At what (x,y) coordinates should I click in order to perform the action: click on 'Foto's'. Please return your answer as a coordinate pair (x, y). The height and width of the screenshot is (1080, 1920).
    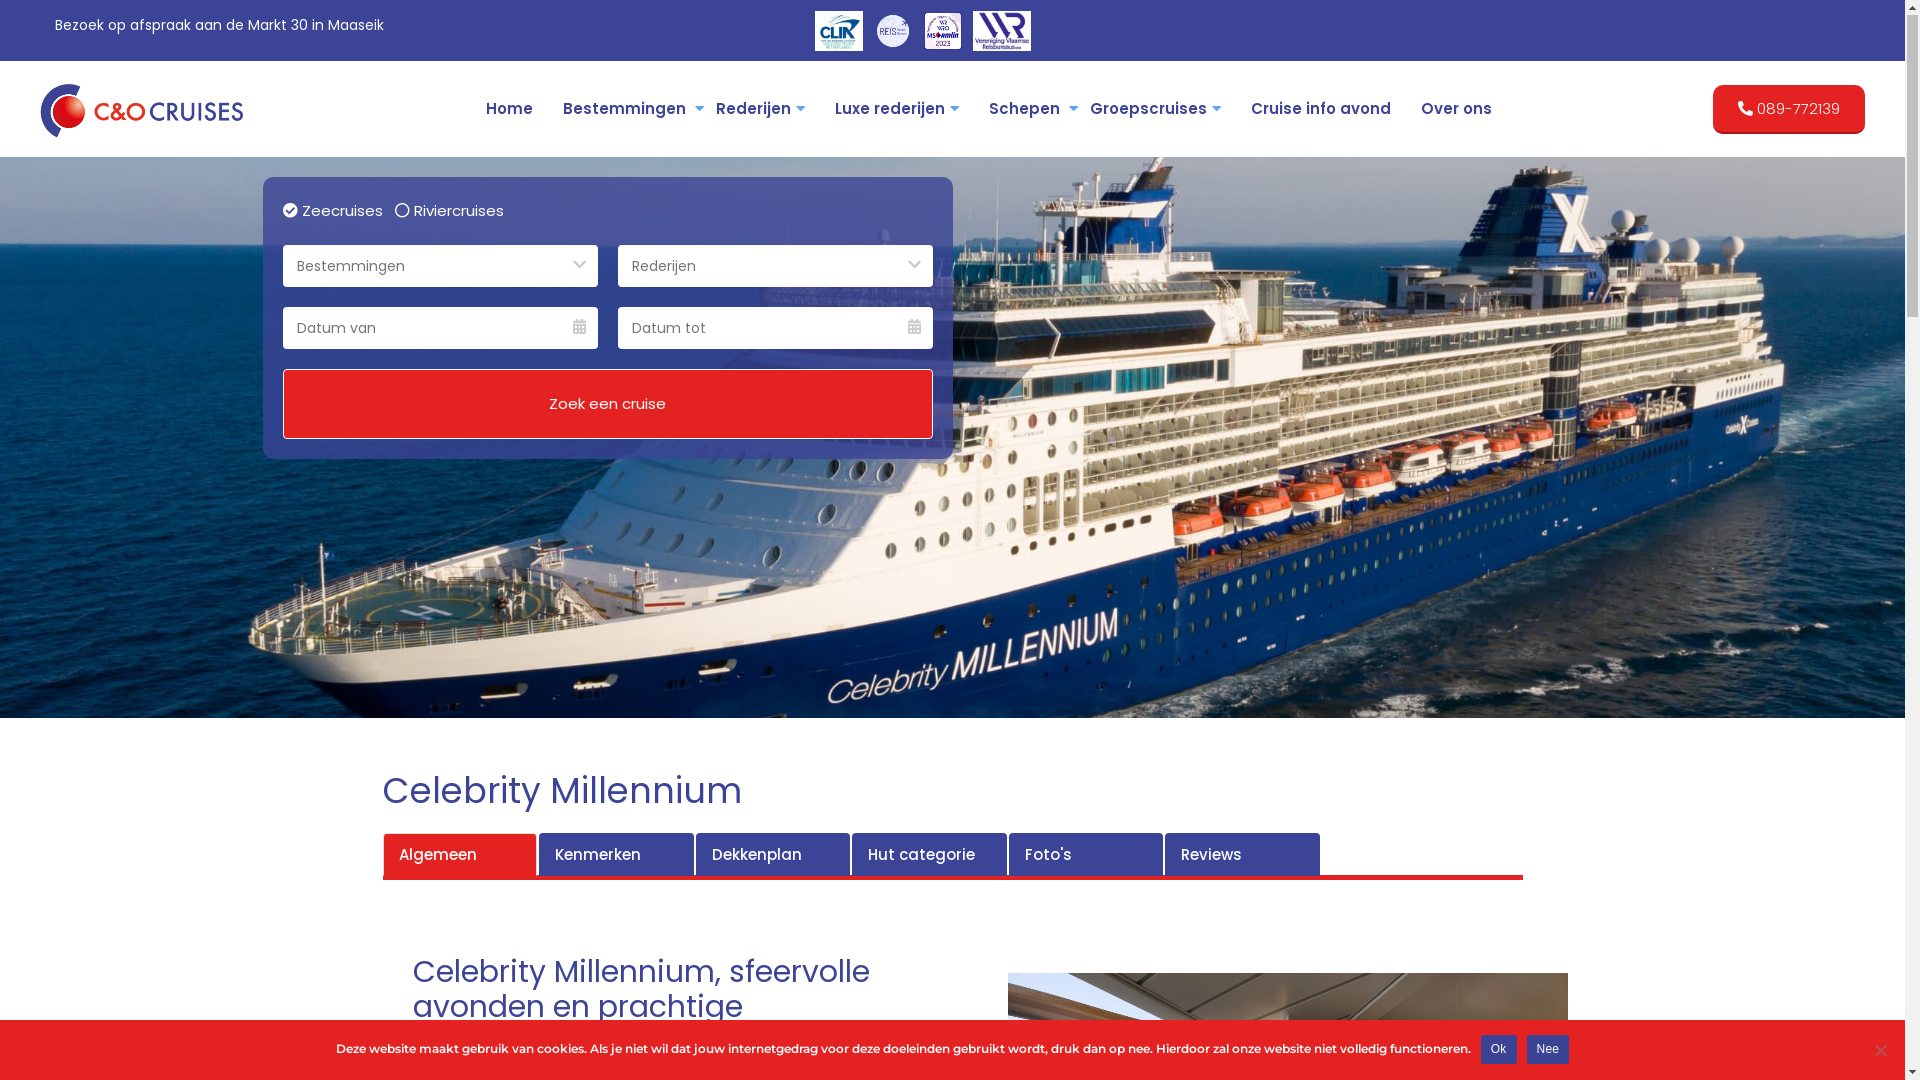
    Looking at the image, I should click on (1085, 855).